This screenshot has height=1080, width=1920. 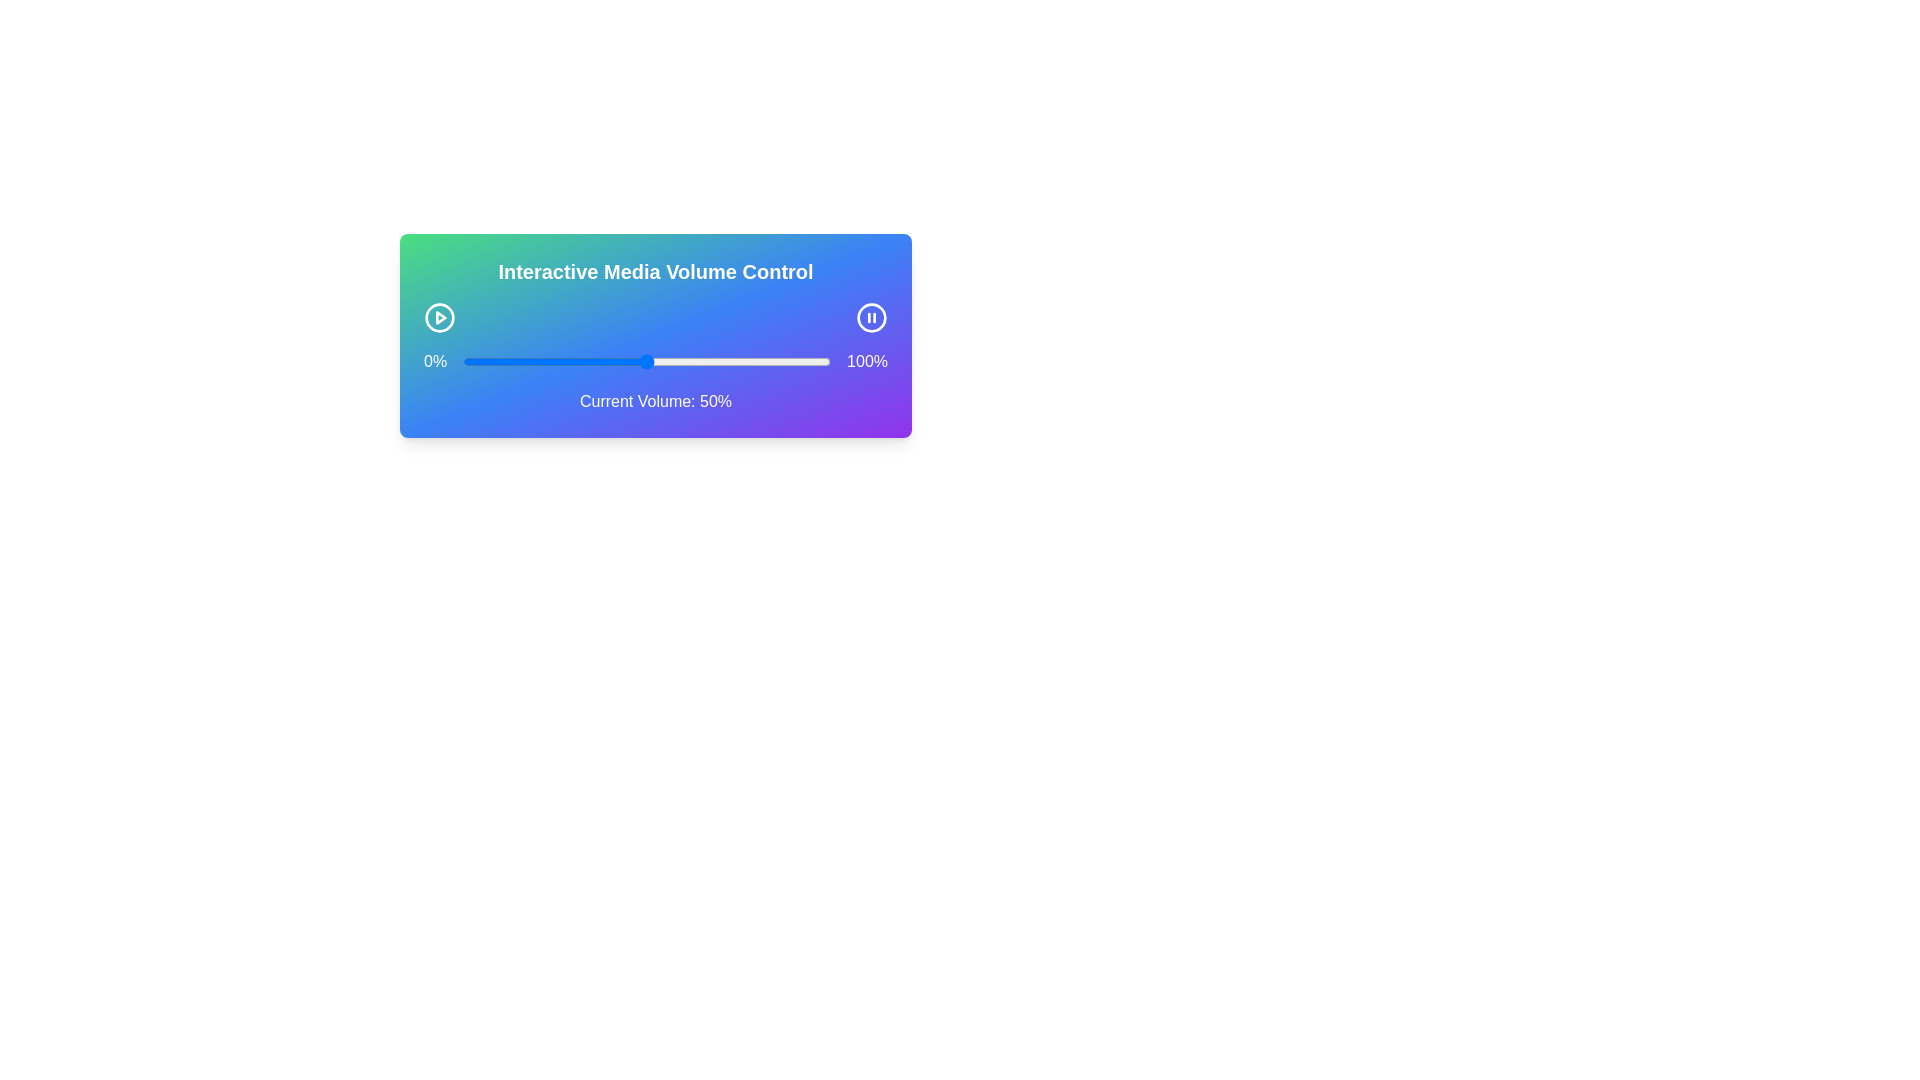 I want to click on the volume slider to 94%, so click(x=809, y=362).